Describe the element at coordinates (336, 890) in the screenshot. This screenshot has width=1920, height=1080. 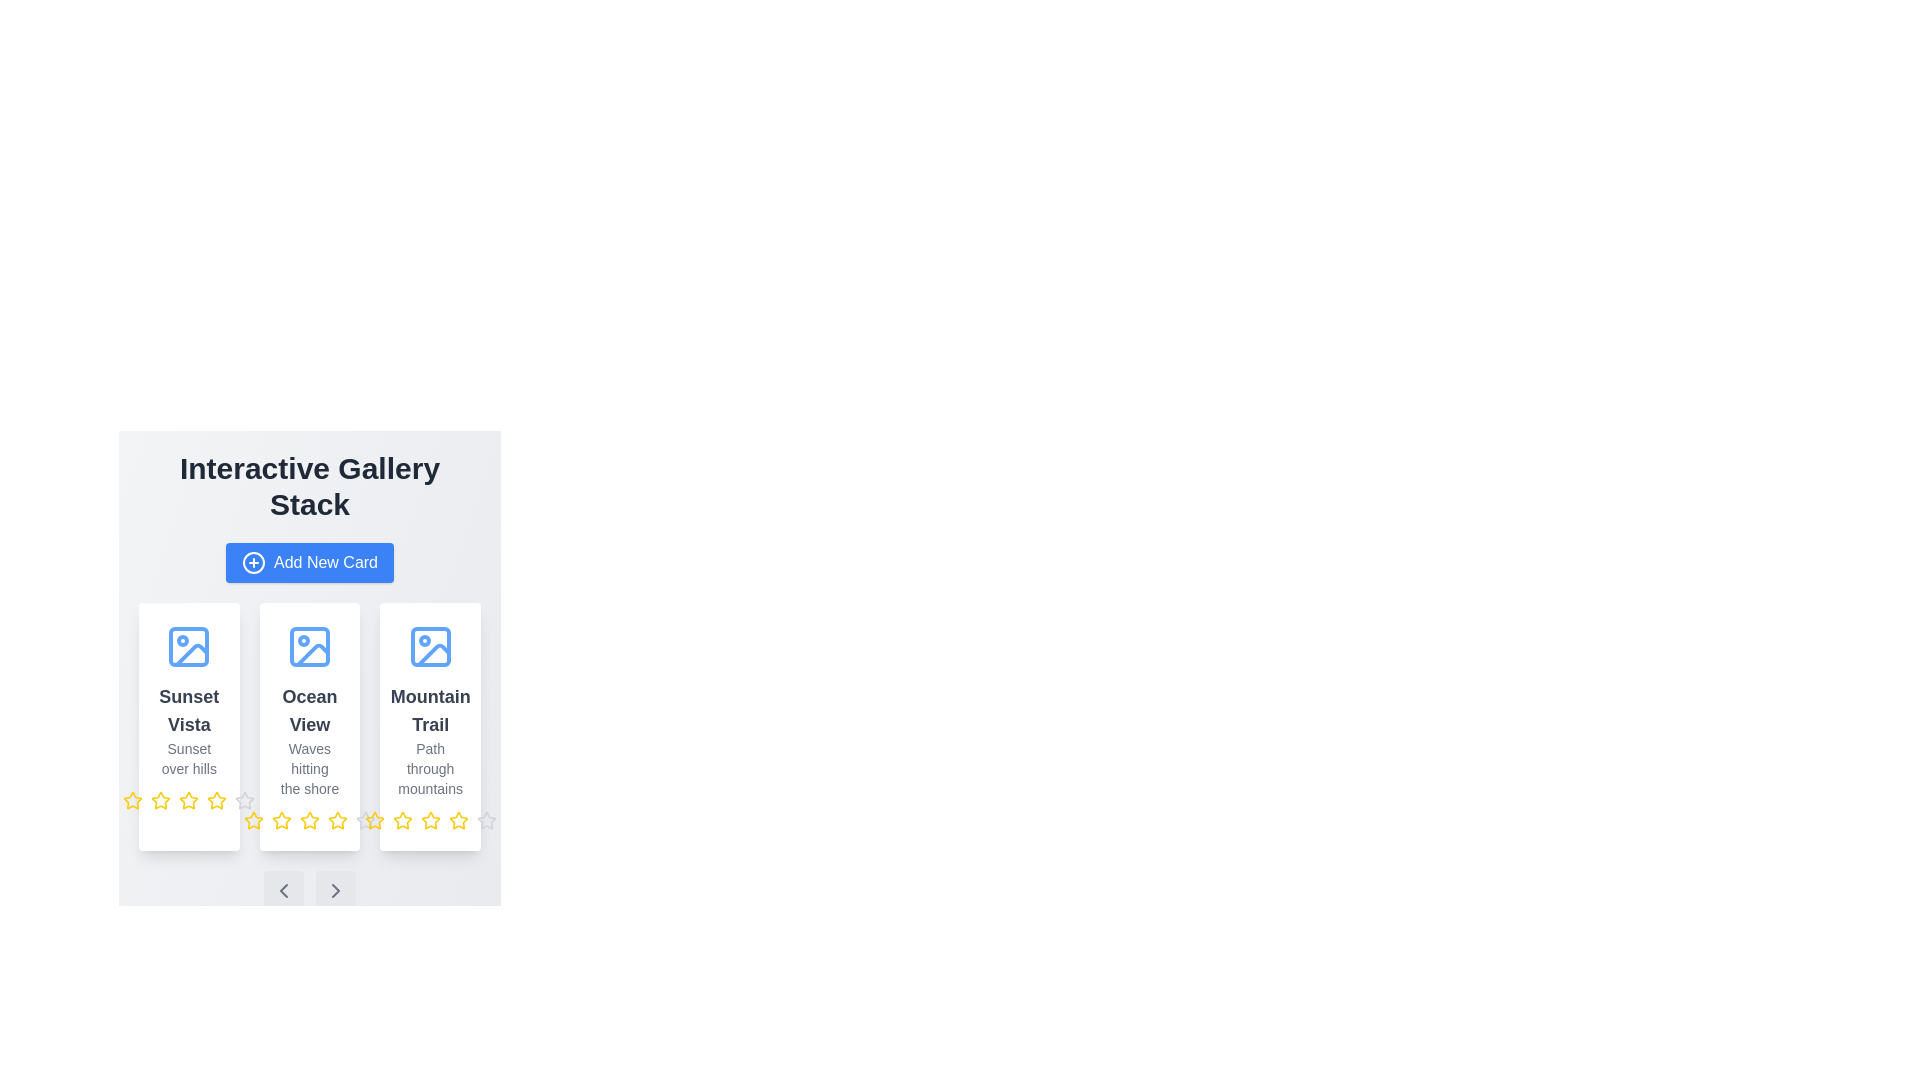
I see `the right-facing chevron icon button located in the navigation button section at the bottom of the interface to change its appearance` at that location.